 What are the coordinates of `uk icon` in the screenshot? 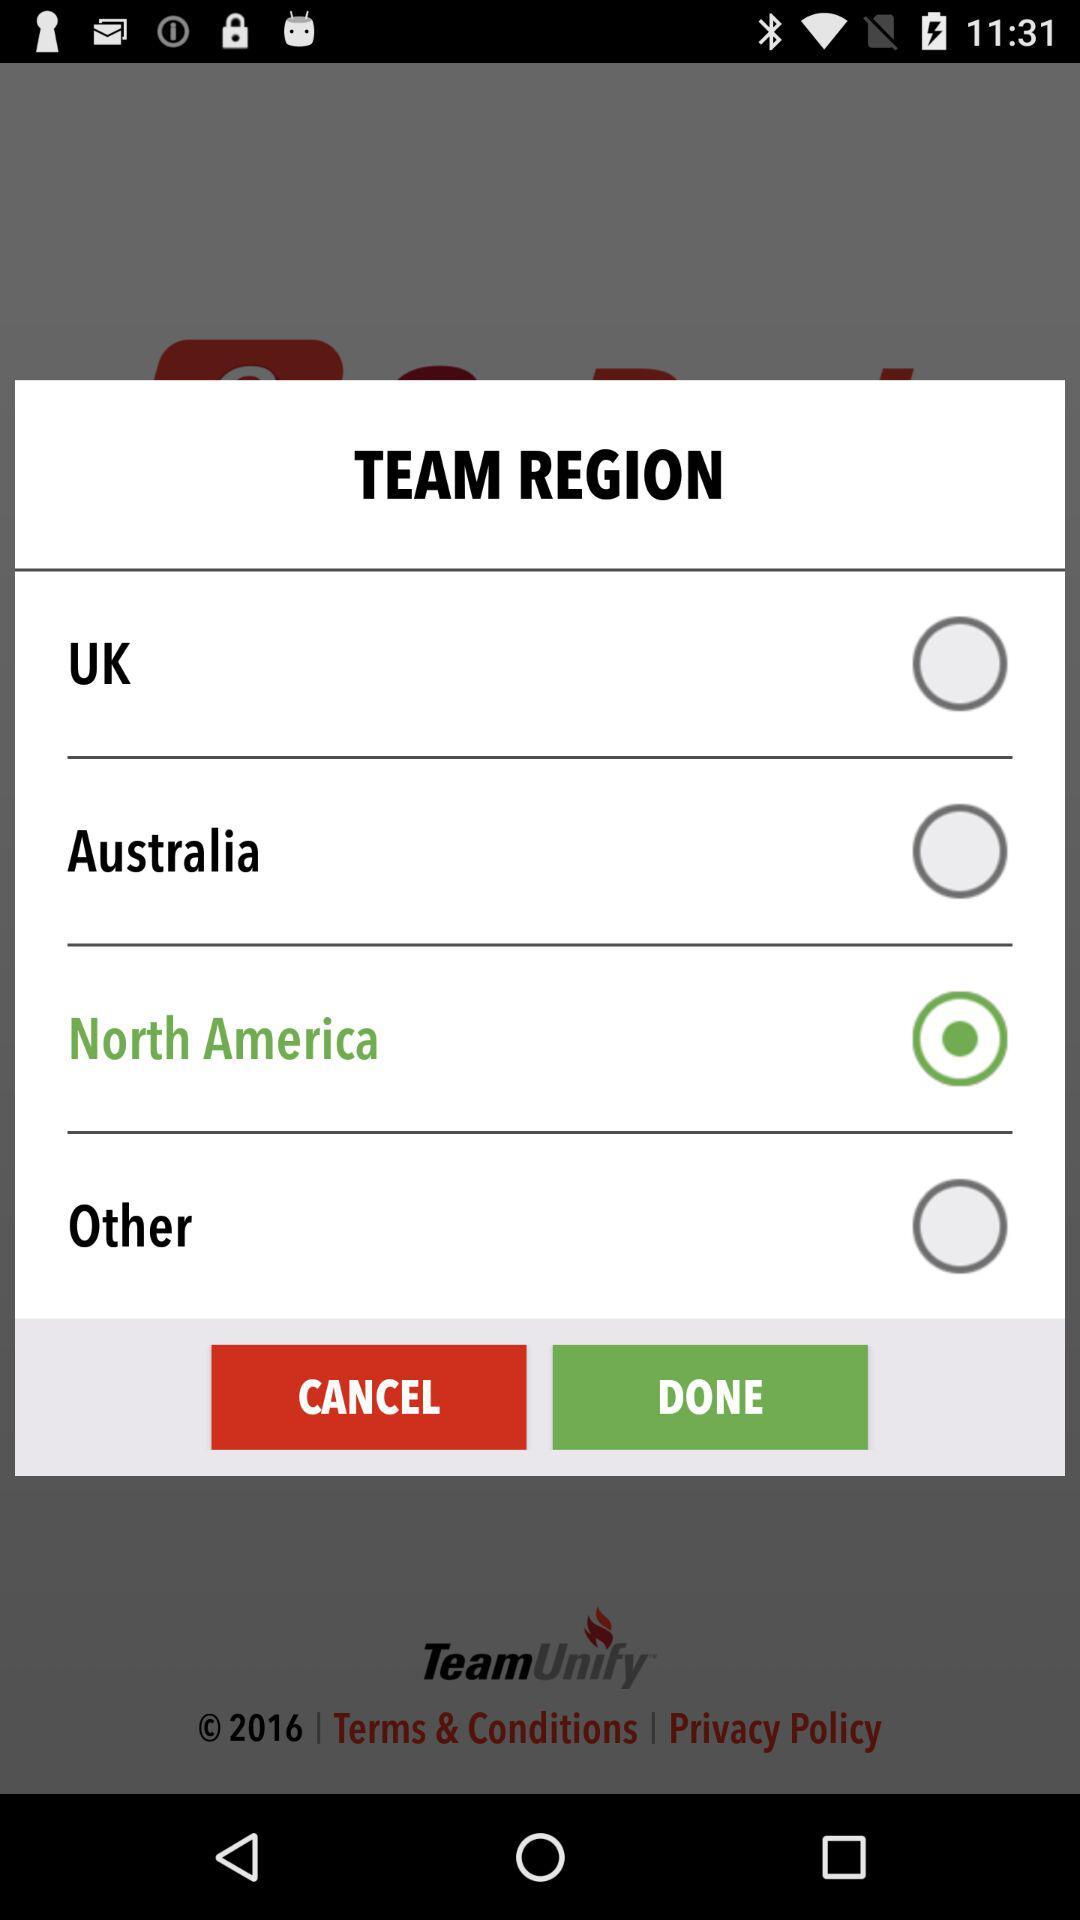 It's located at (553, 663).